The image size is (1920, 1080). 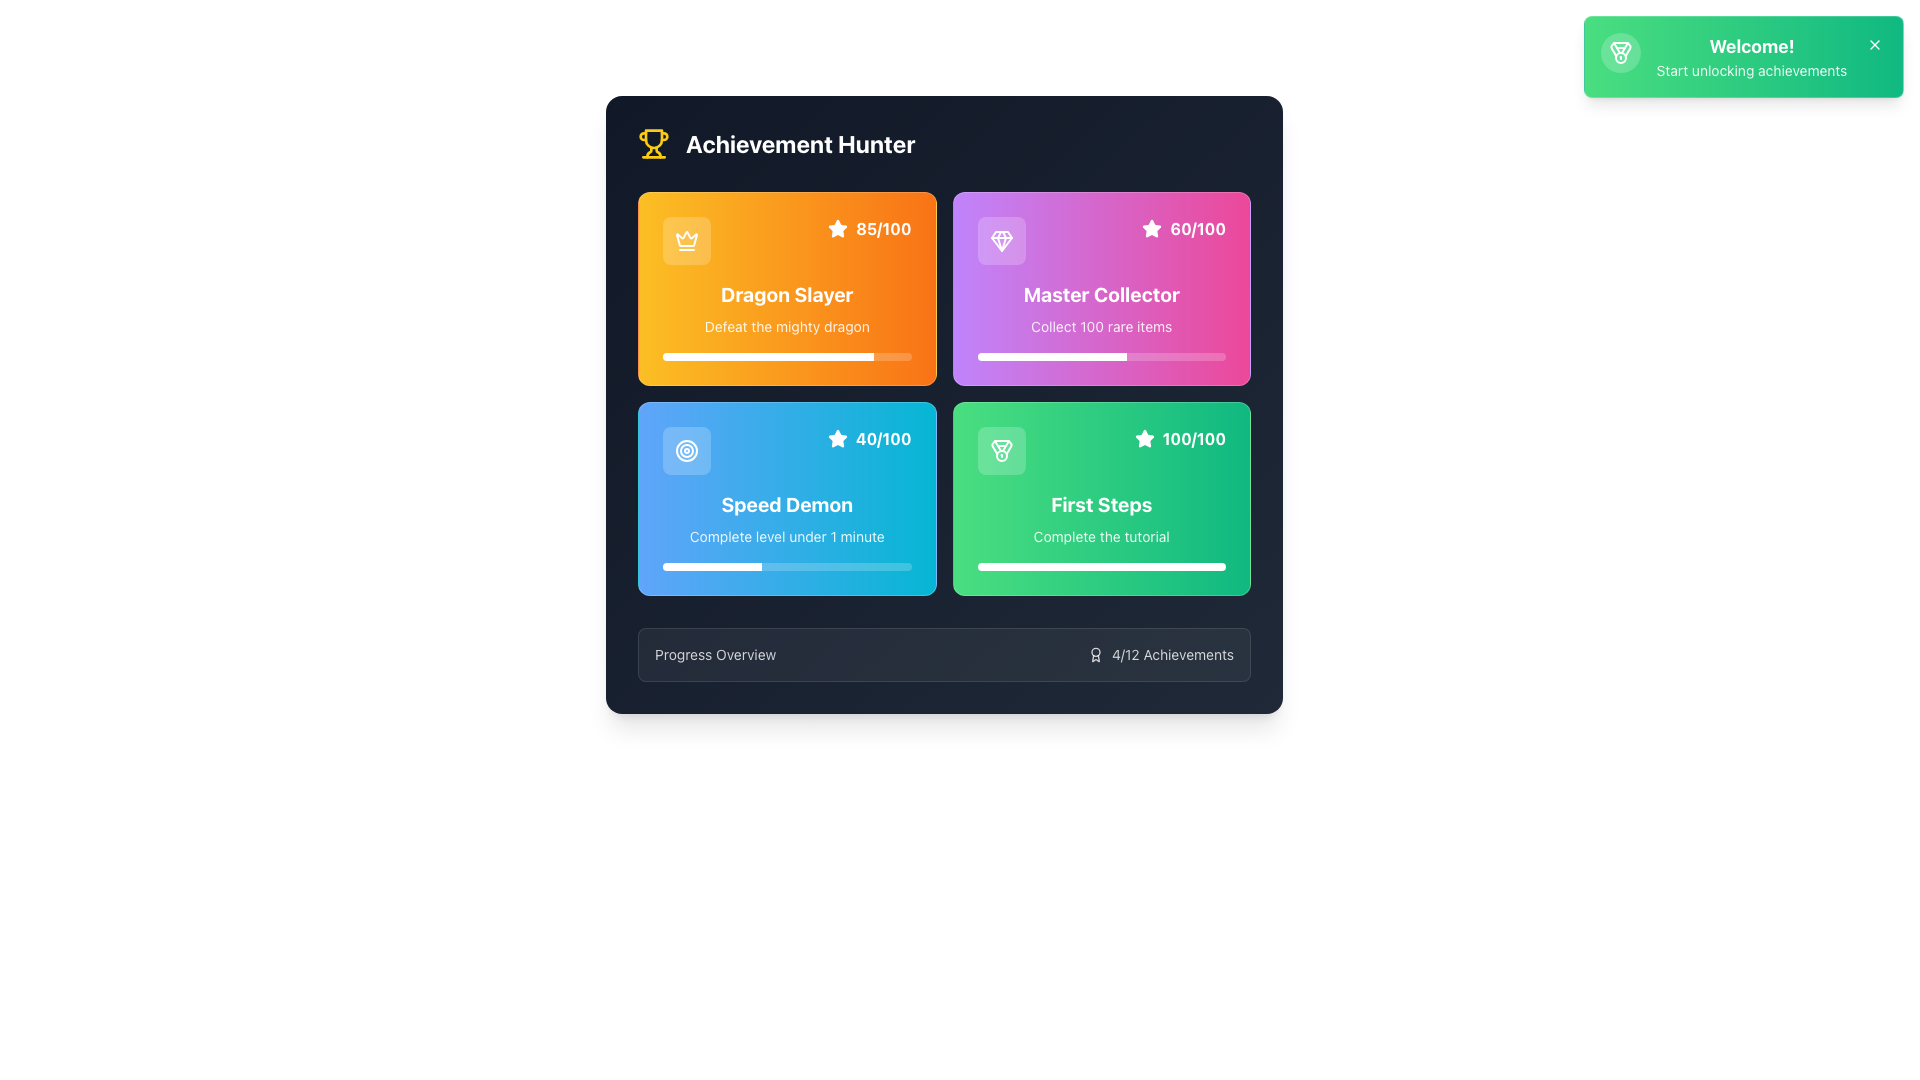 I want to click on the close button located at the top-right corner of the green 'Welcome! Start unlocking achievements' banner, so click(x=1874, y=45).